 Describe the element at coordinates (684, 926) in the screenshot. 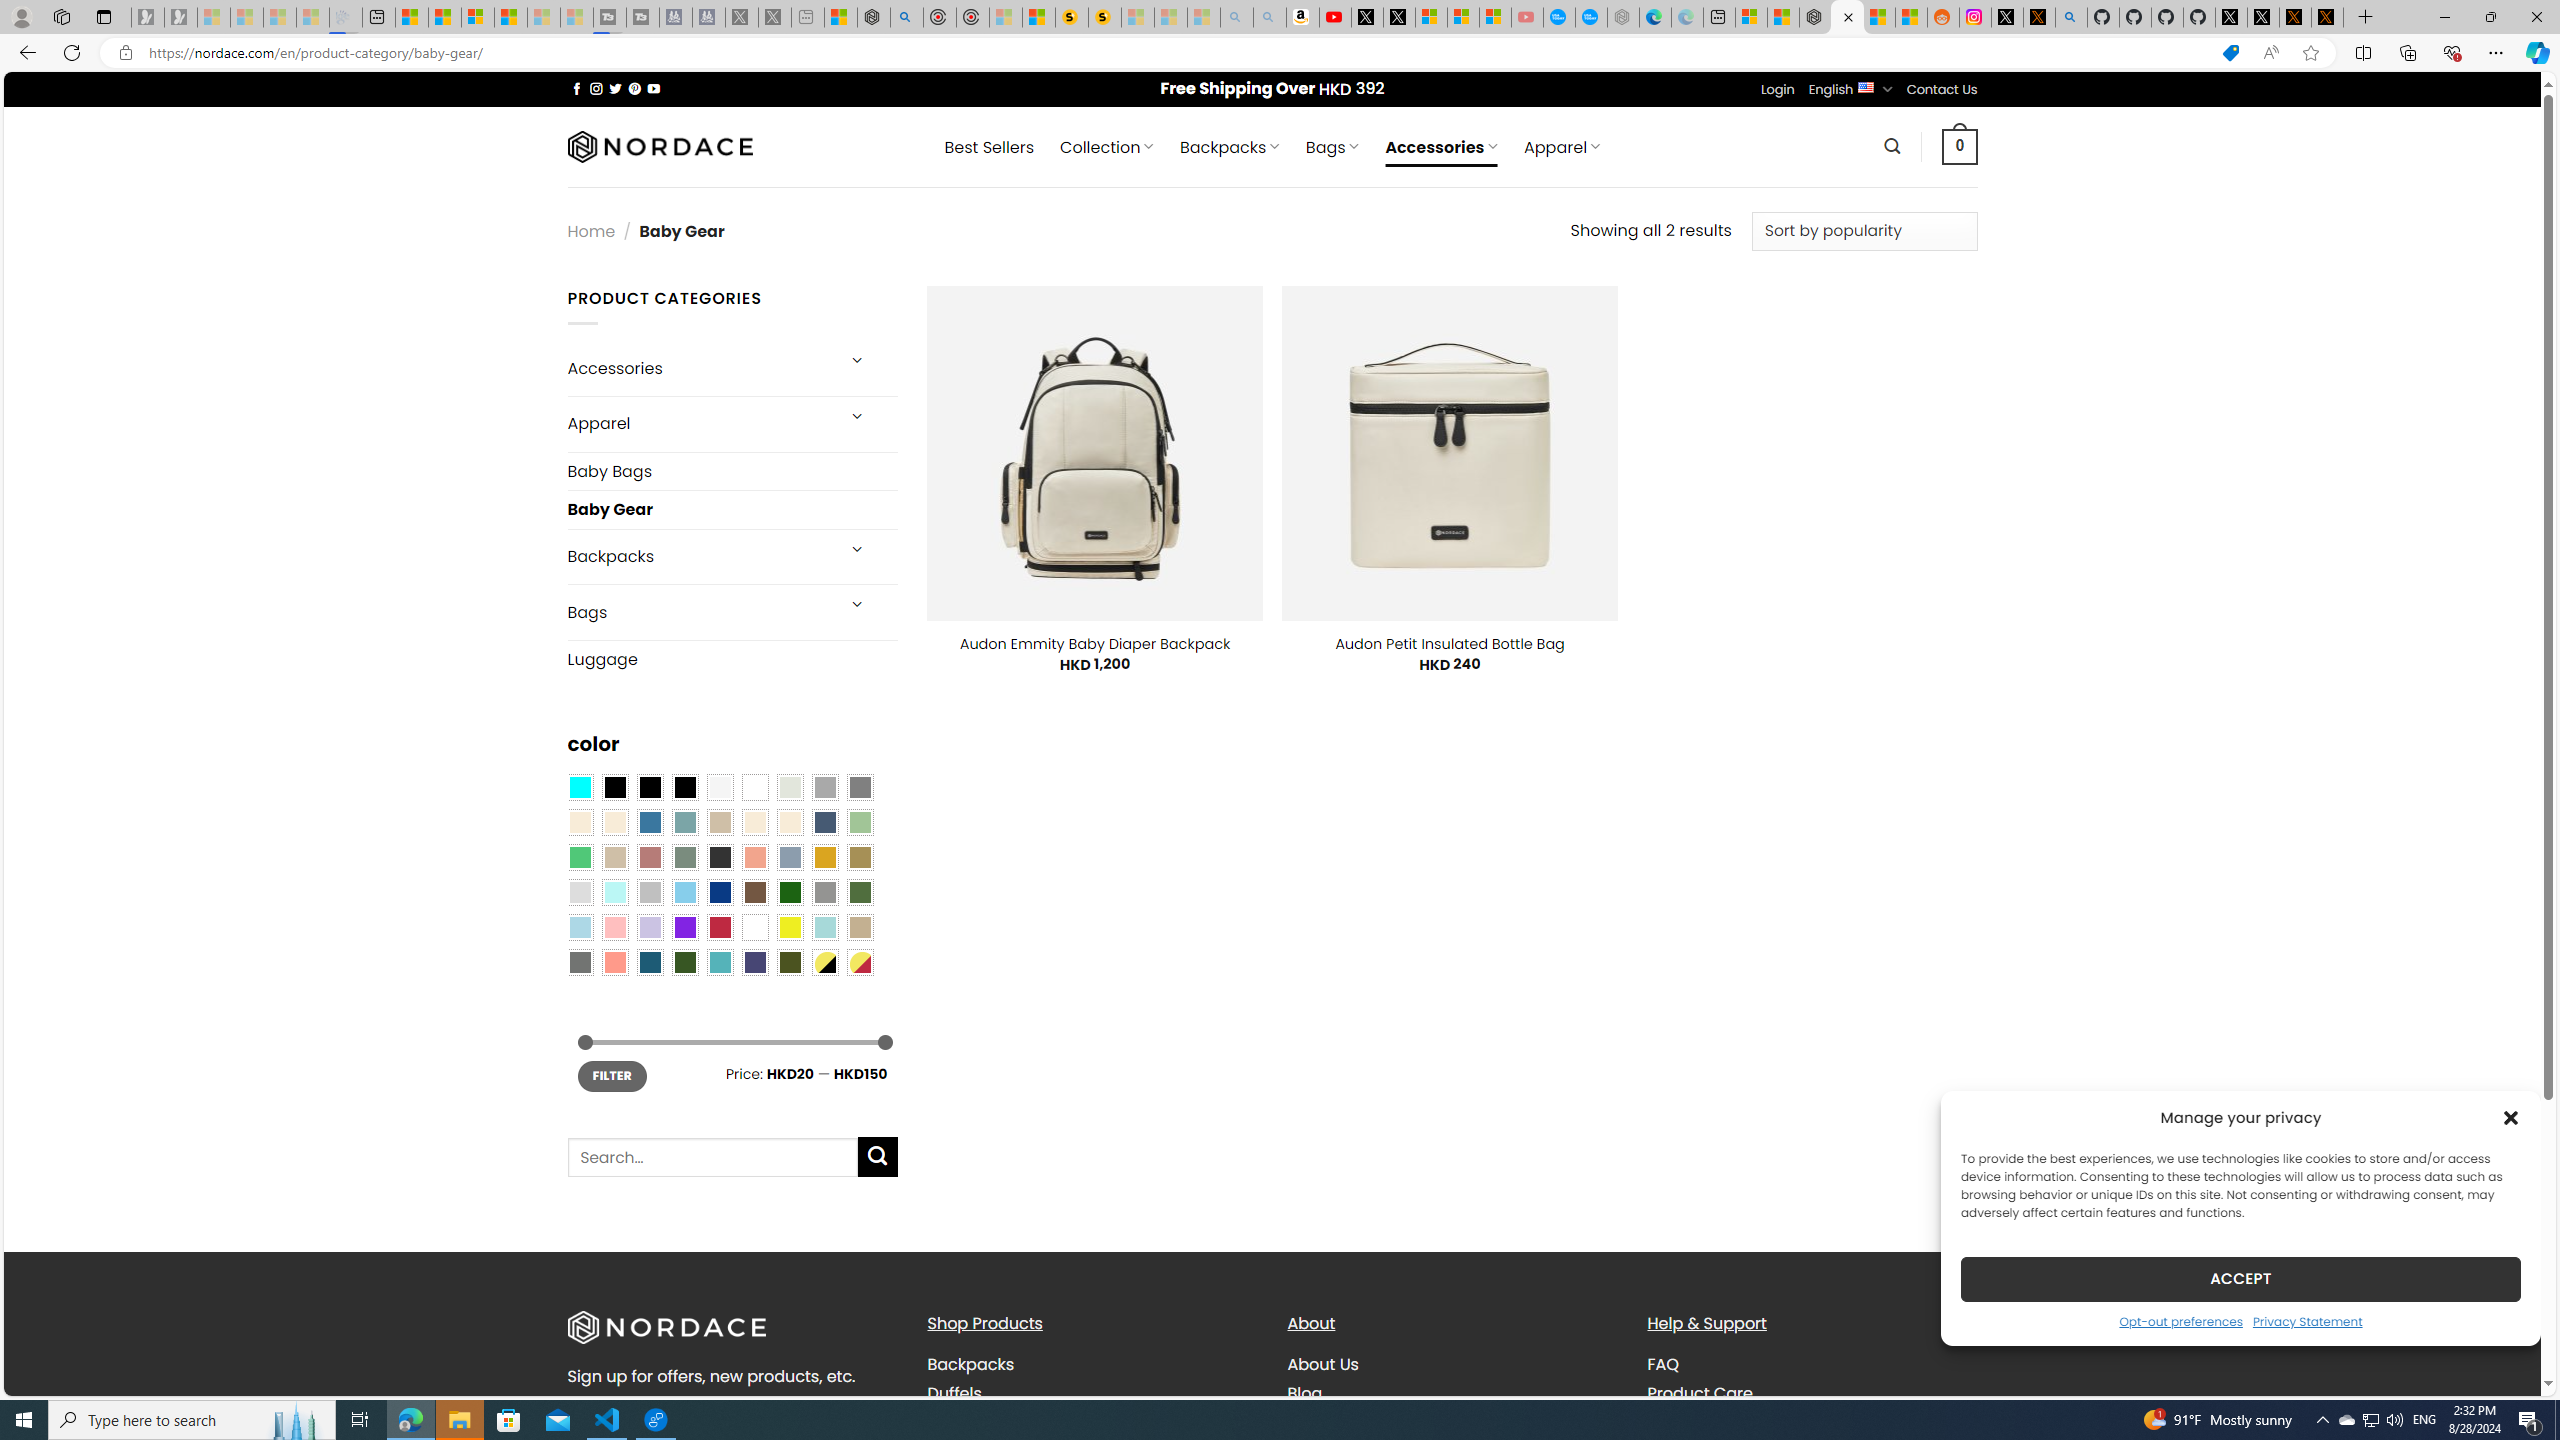

I see `'Purple'` at that location.